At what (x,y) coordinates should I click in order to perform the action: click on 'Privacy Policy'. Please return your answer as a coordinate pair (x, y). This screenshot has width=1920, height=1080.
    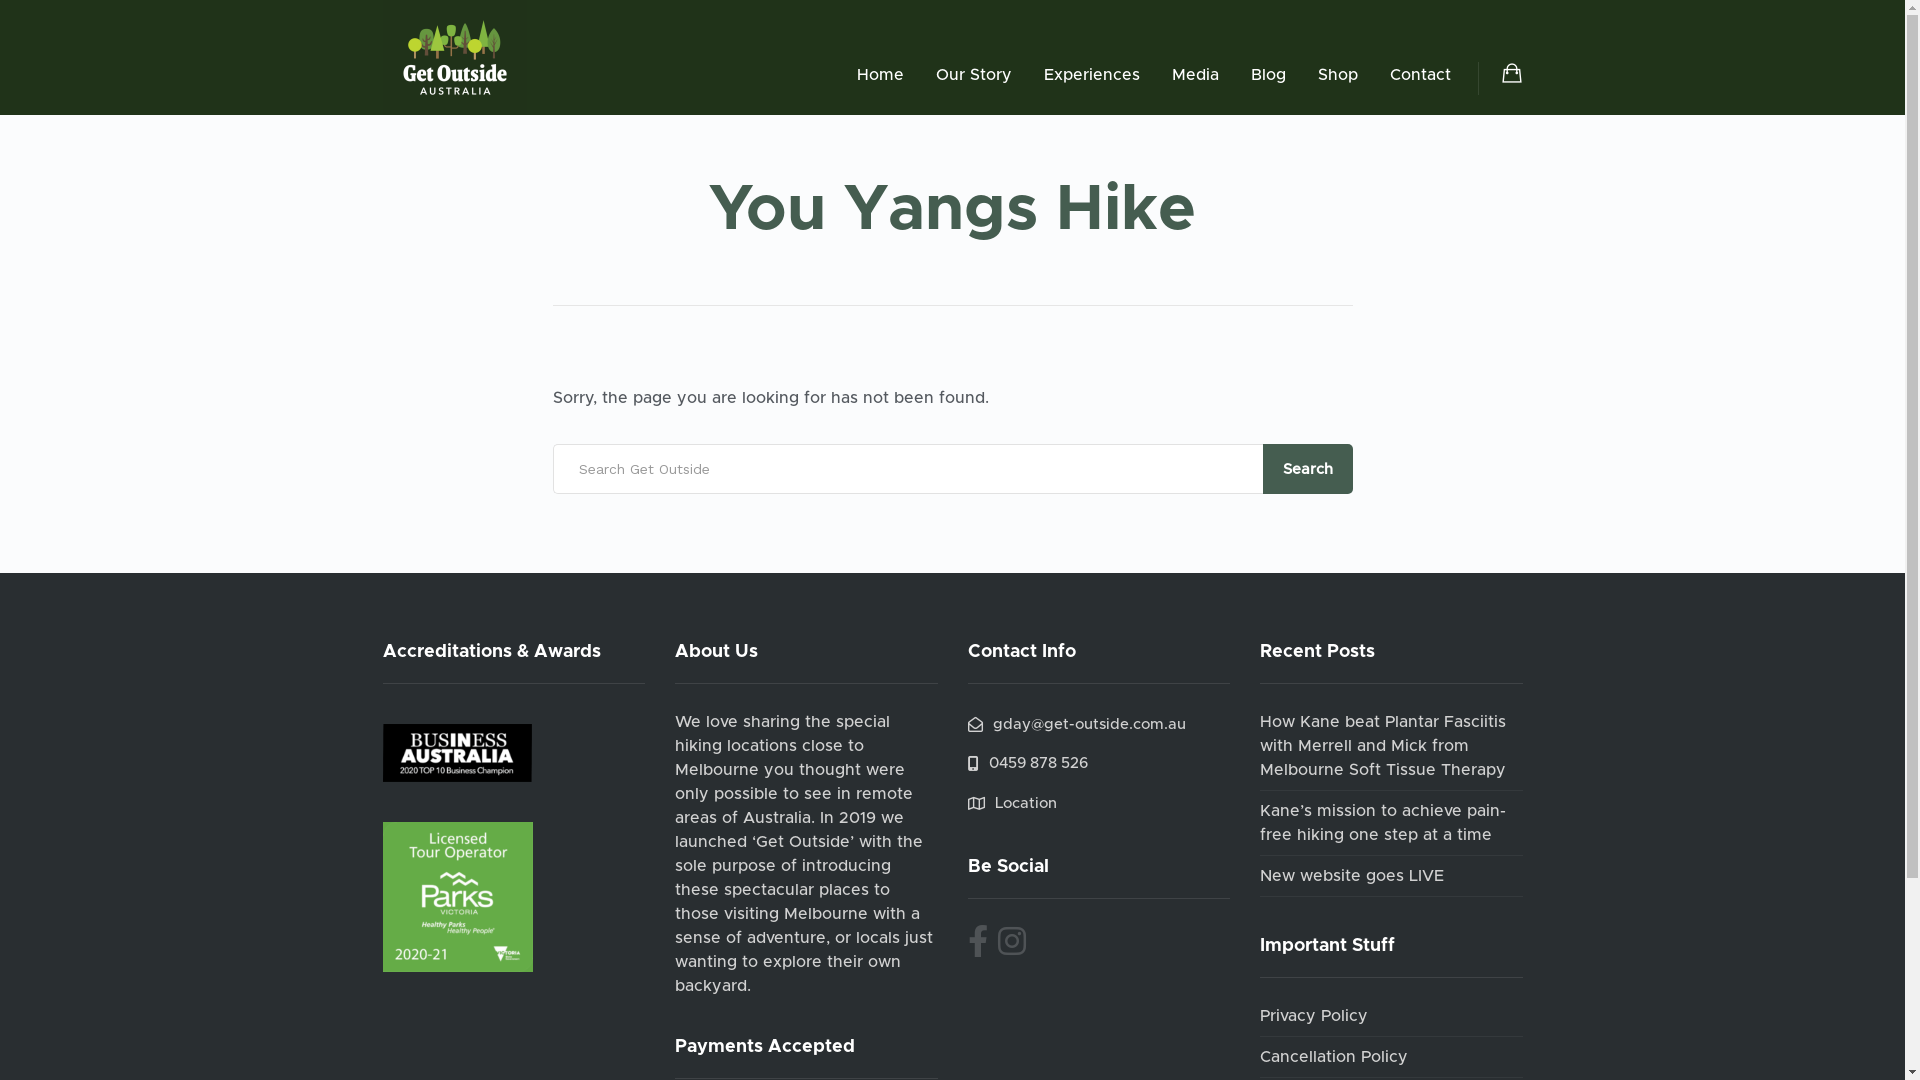
    Looking at the image, I should click on (1314, 1015).